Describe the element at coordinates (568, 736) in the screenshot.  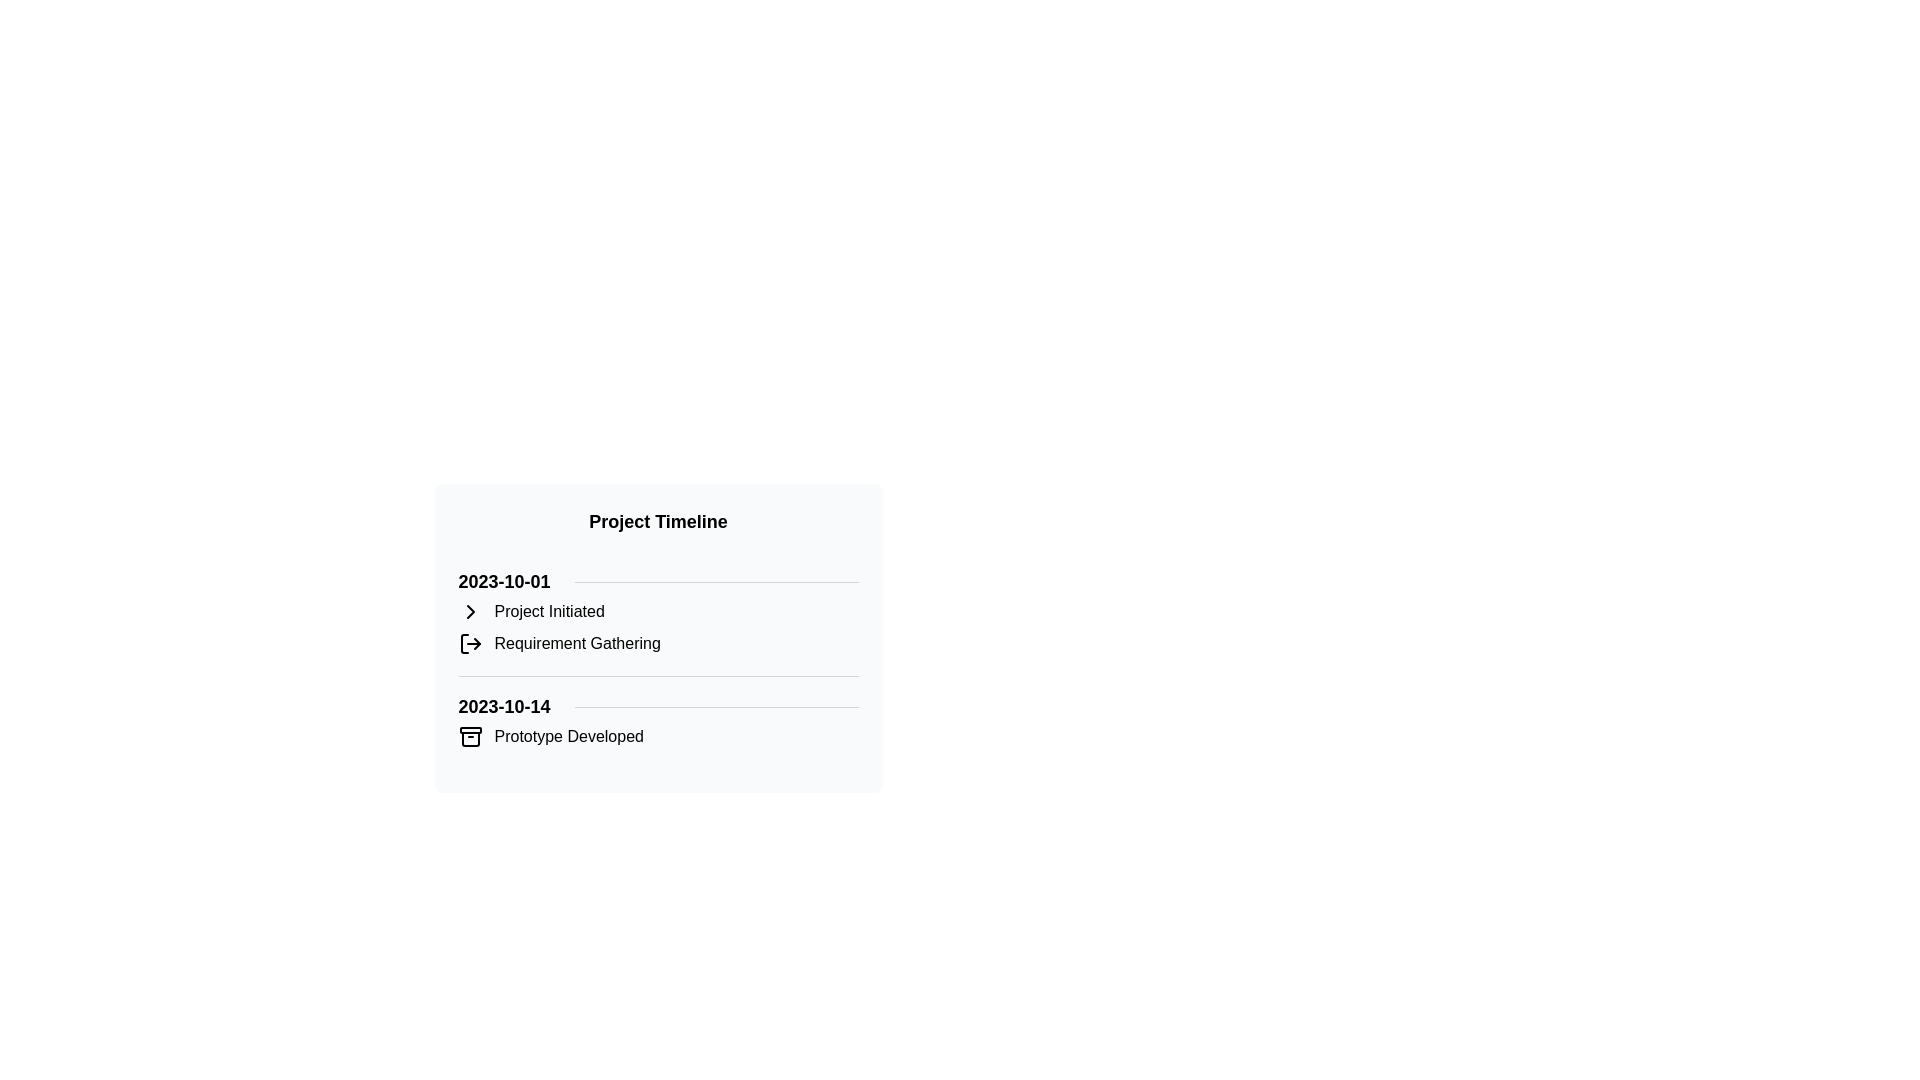
I see `the static text label displaying 'Prototype Developed' in black on a white background` at that location.